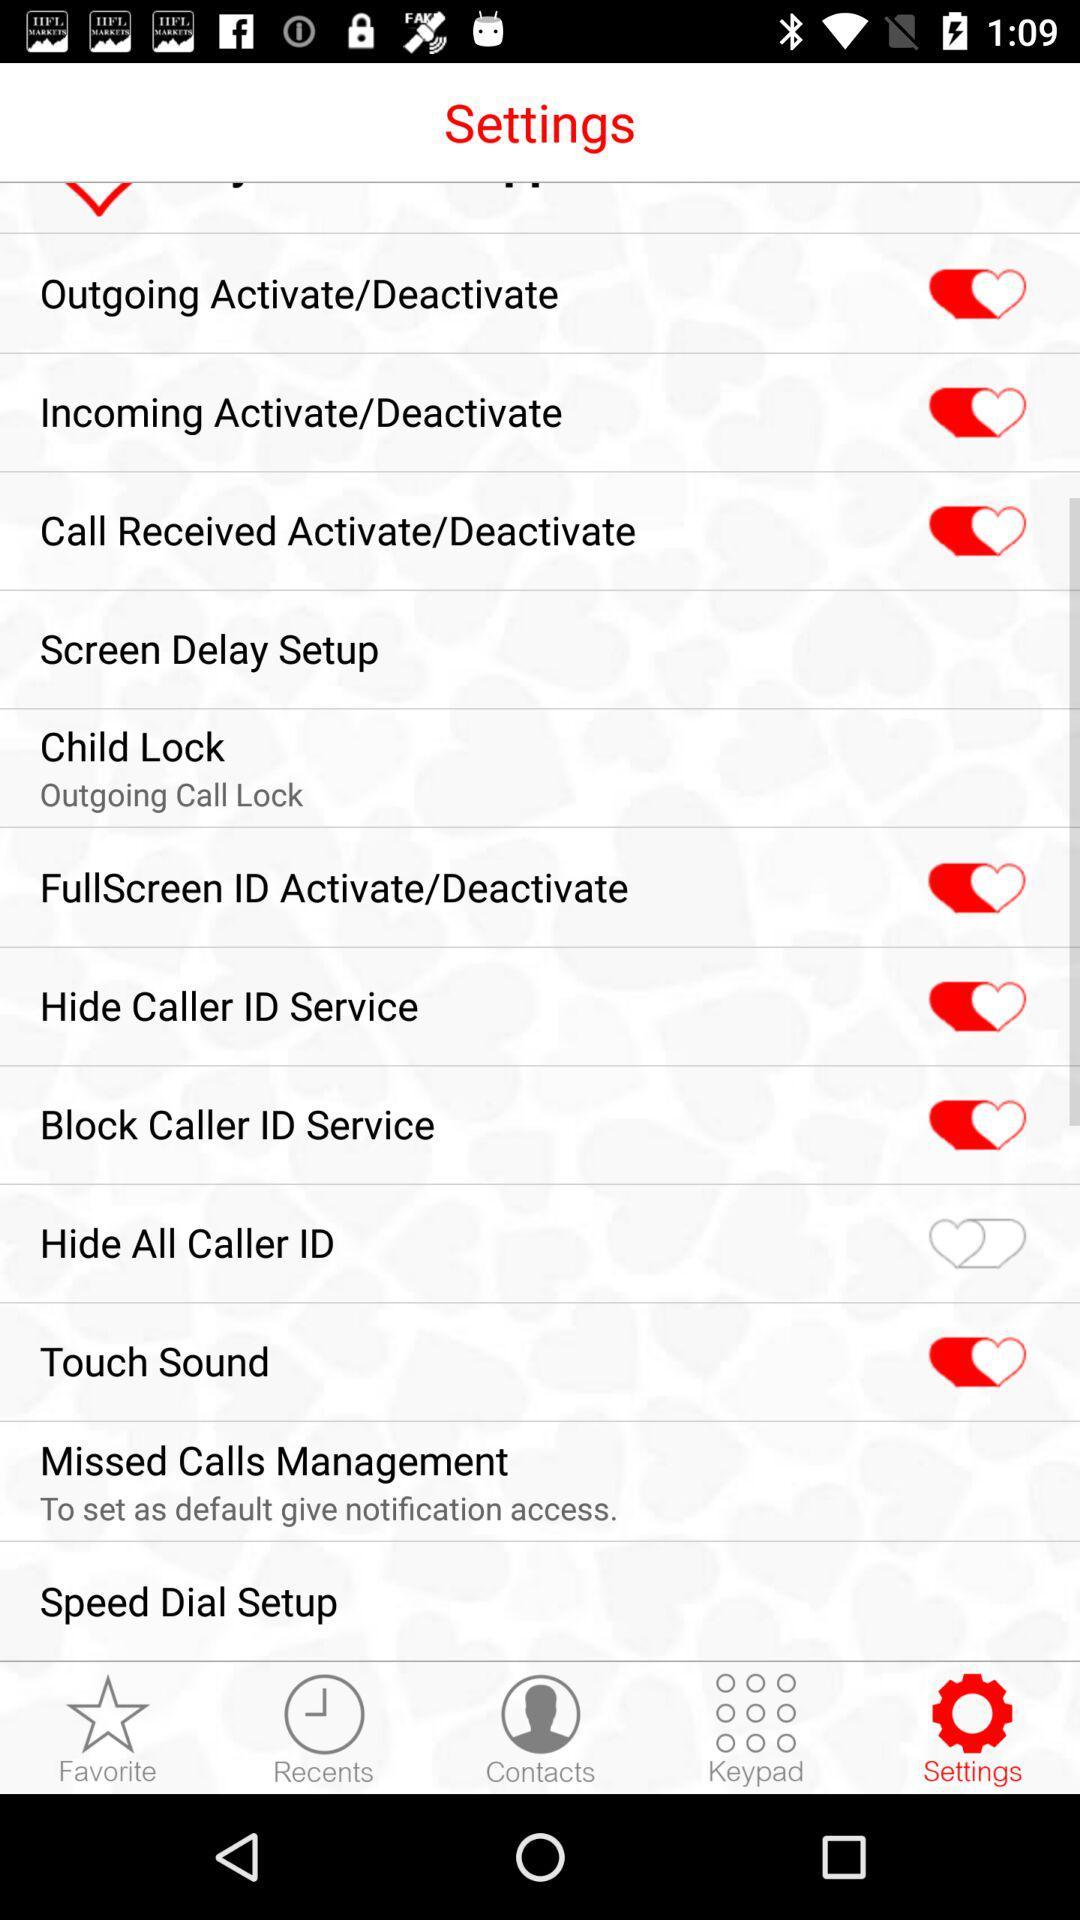  I want to click on the favorite icon, so click(974, 412).